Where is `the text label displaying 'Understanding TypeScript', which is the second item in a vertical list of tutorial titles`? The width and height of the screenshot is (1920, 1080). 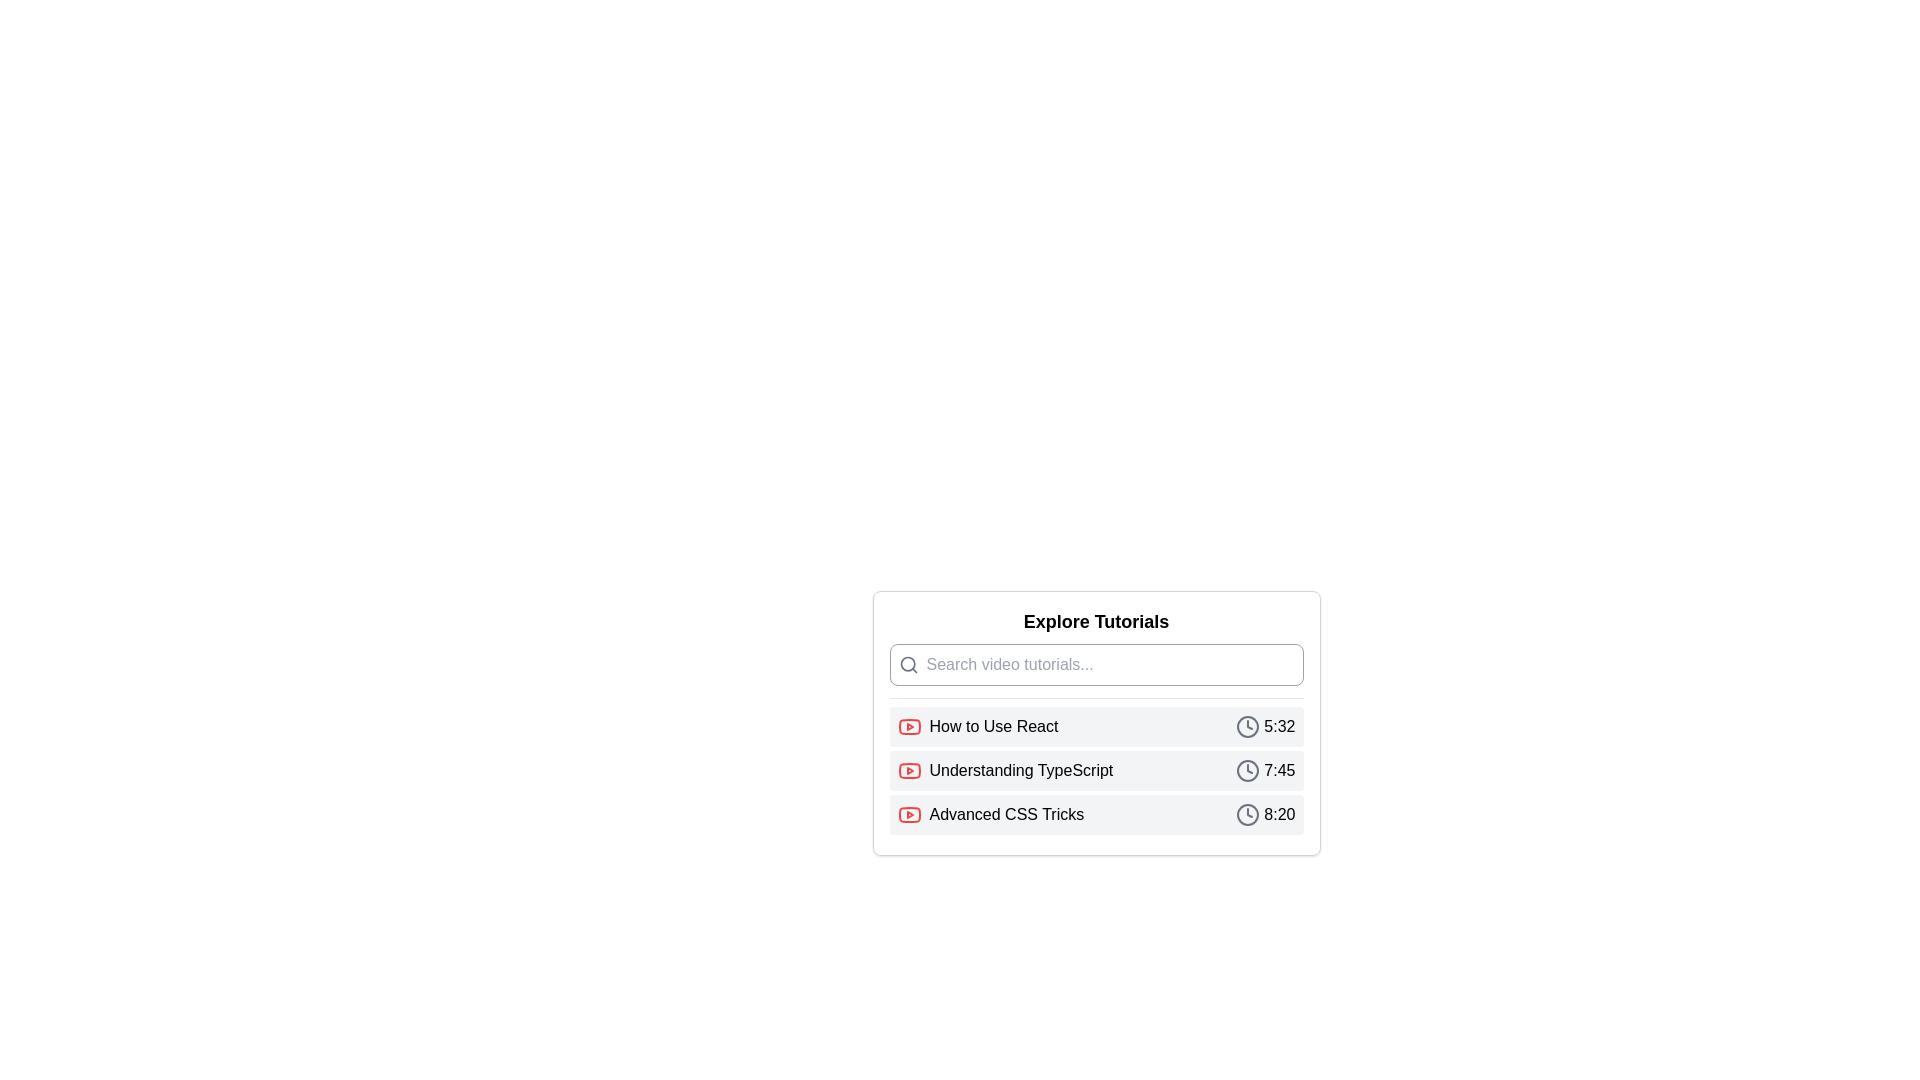
the text label displaying 'Understanding TypeScript', which is the second item in a vertical list of tutorial titles is located at coordinates (1021, 770).